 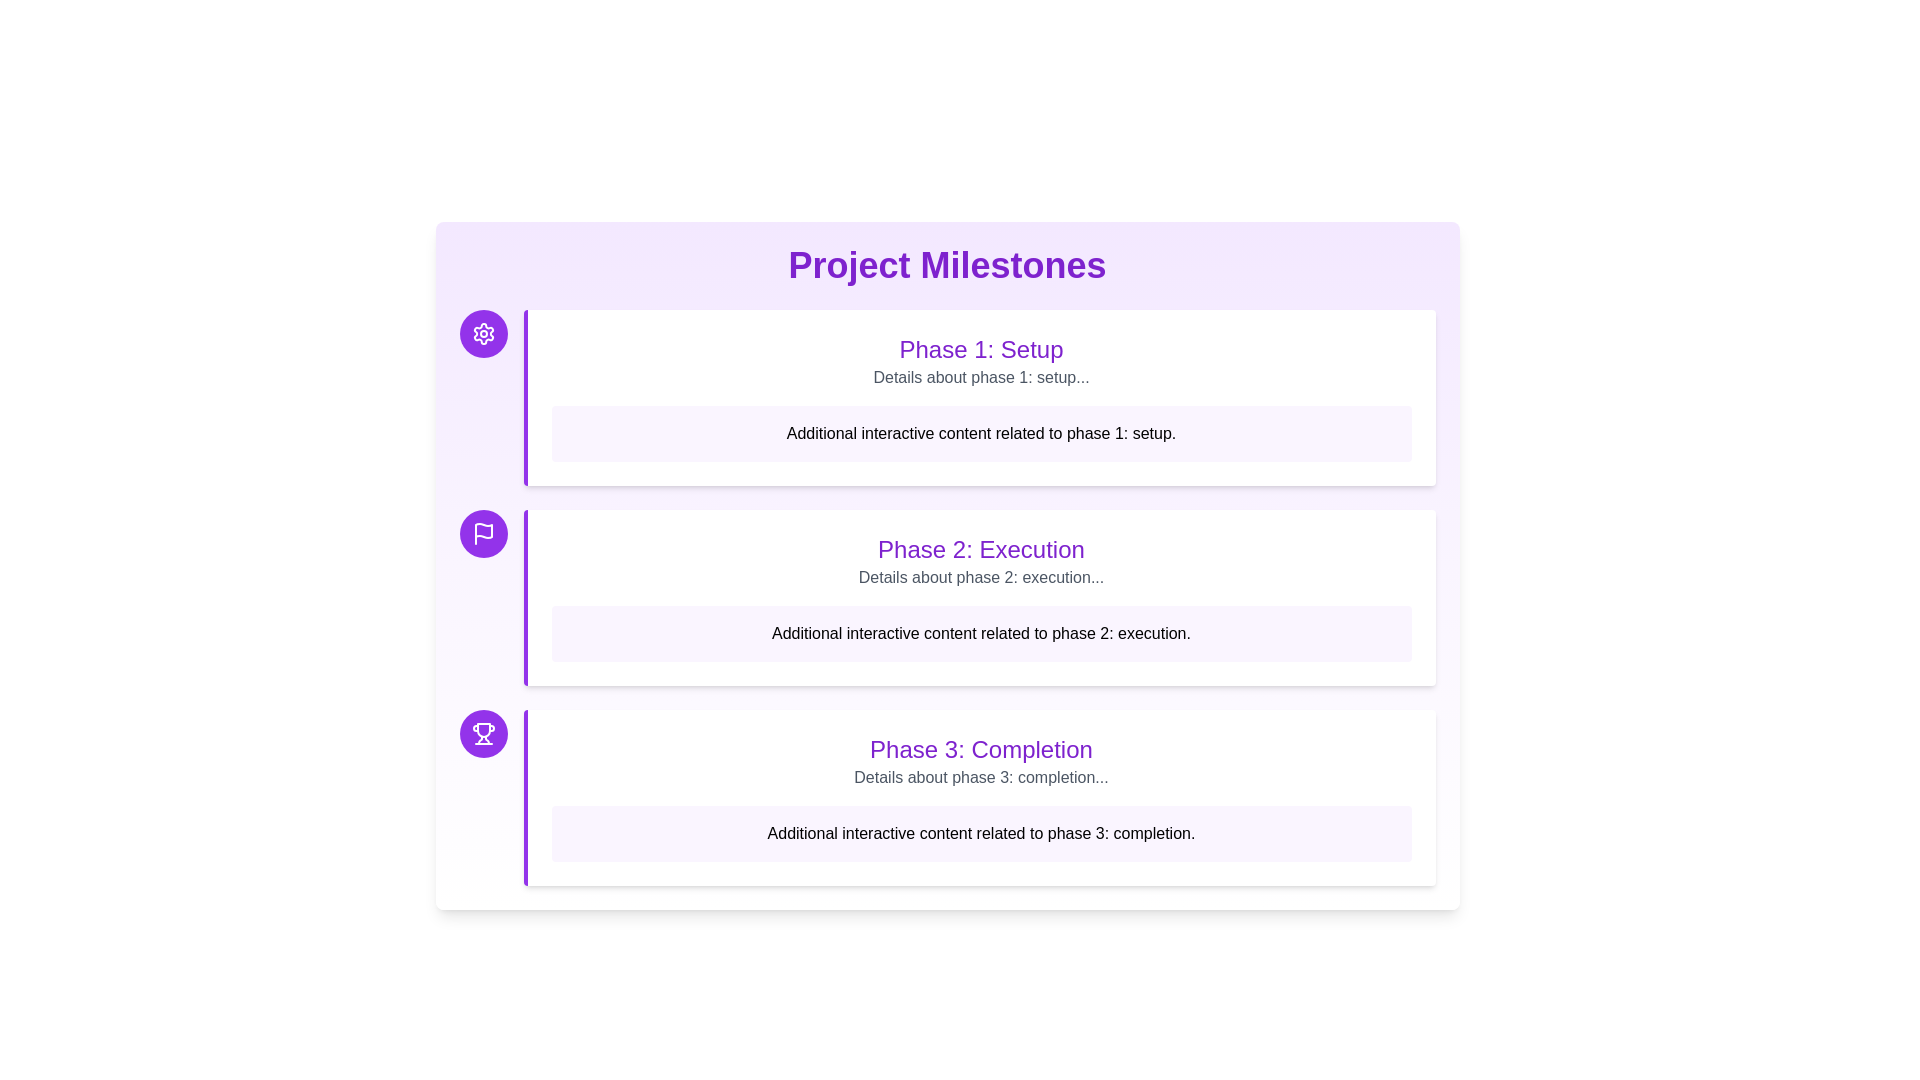 I want to click on the title of the milestone panel, which indicates the phase of the project and is centrally placed within the third milestone panel from the top, so click(x=981, y=749).